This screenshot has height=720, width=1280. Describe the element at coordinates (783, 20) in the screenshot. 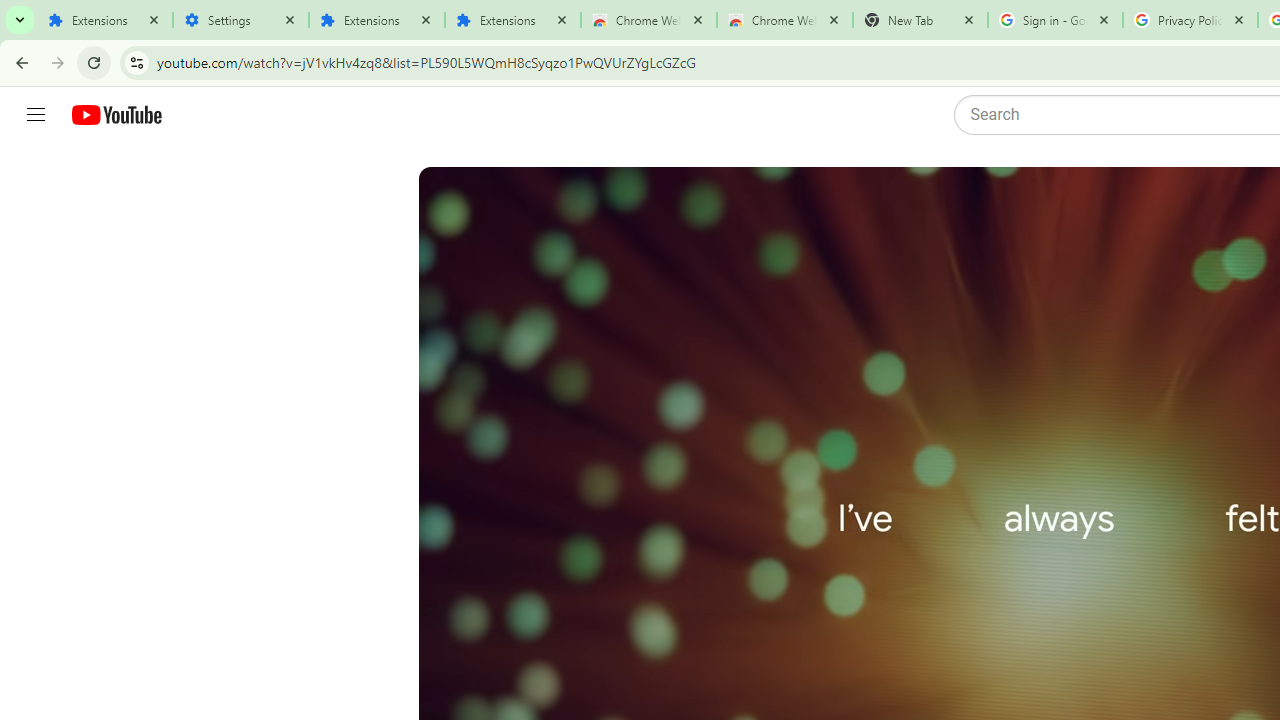

I see `'Chrome Web Store - Themes'` at that location.